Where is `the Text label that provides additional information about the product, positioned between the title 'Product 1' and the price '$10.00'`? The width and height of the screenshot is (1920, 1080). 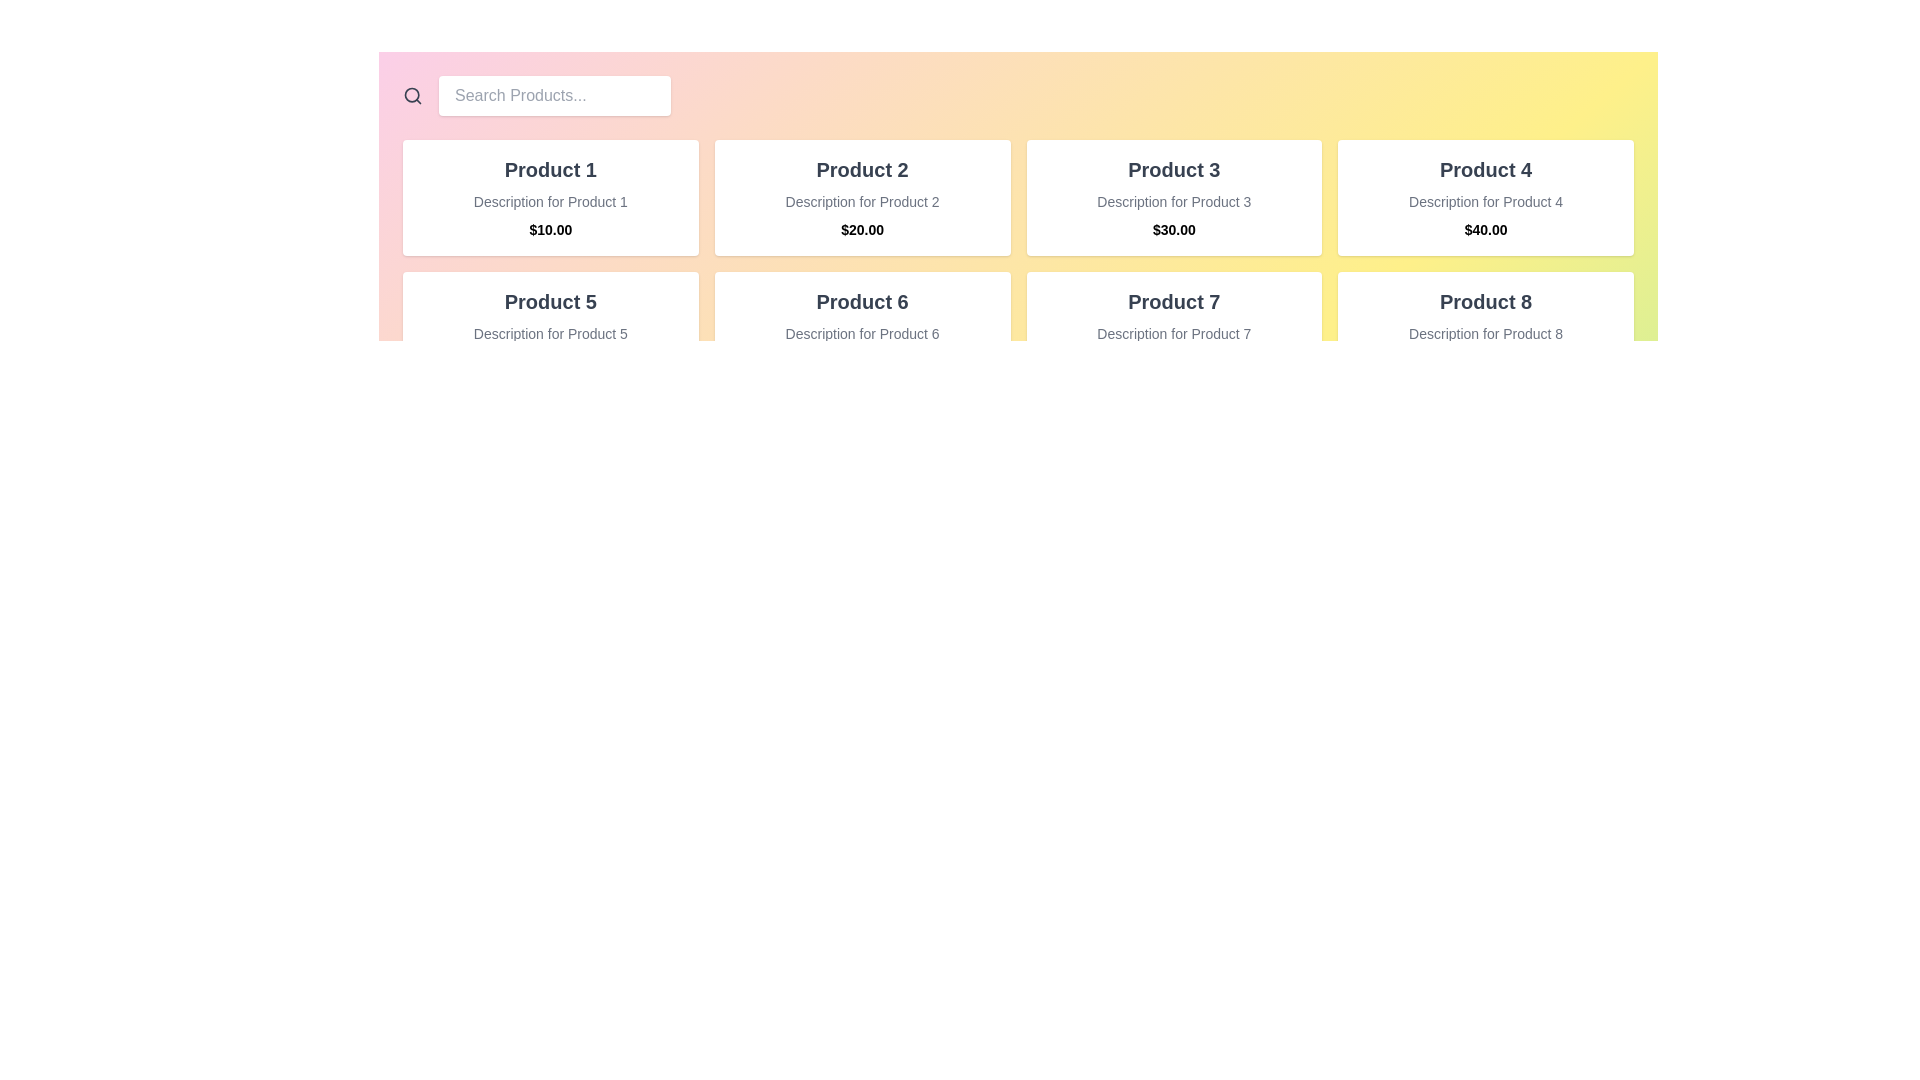
the Text label that provides additional information about the product, positioned between the title 'Product 1' and the price '$10.00' is located at coordinates (550, 201).